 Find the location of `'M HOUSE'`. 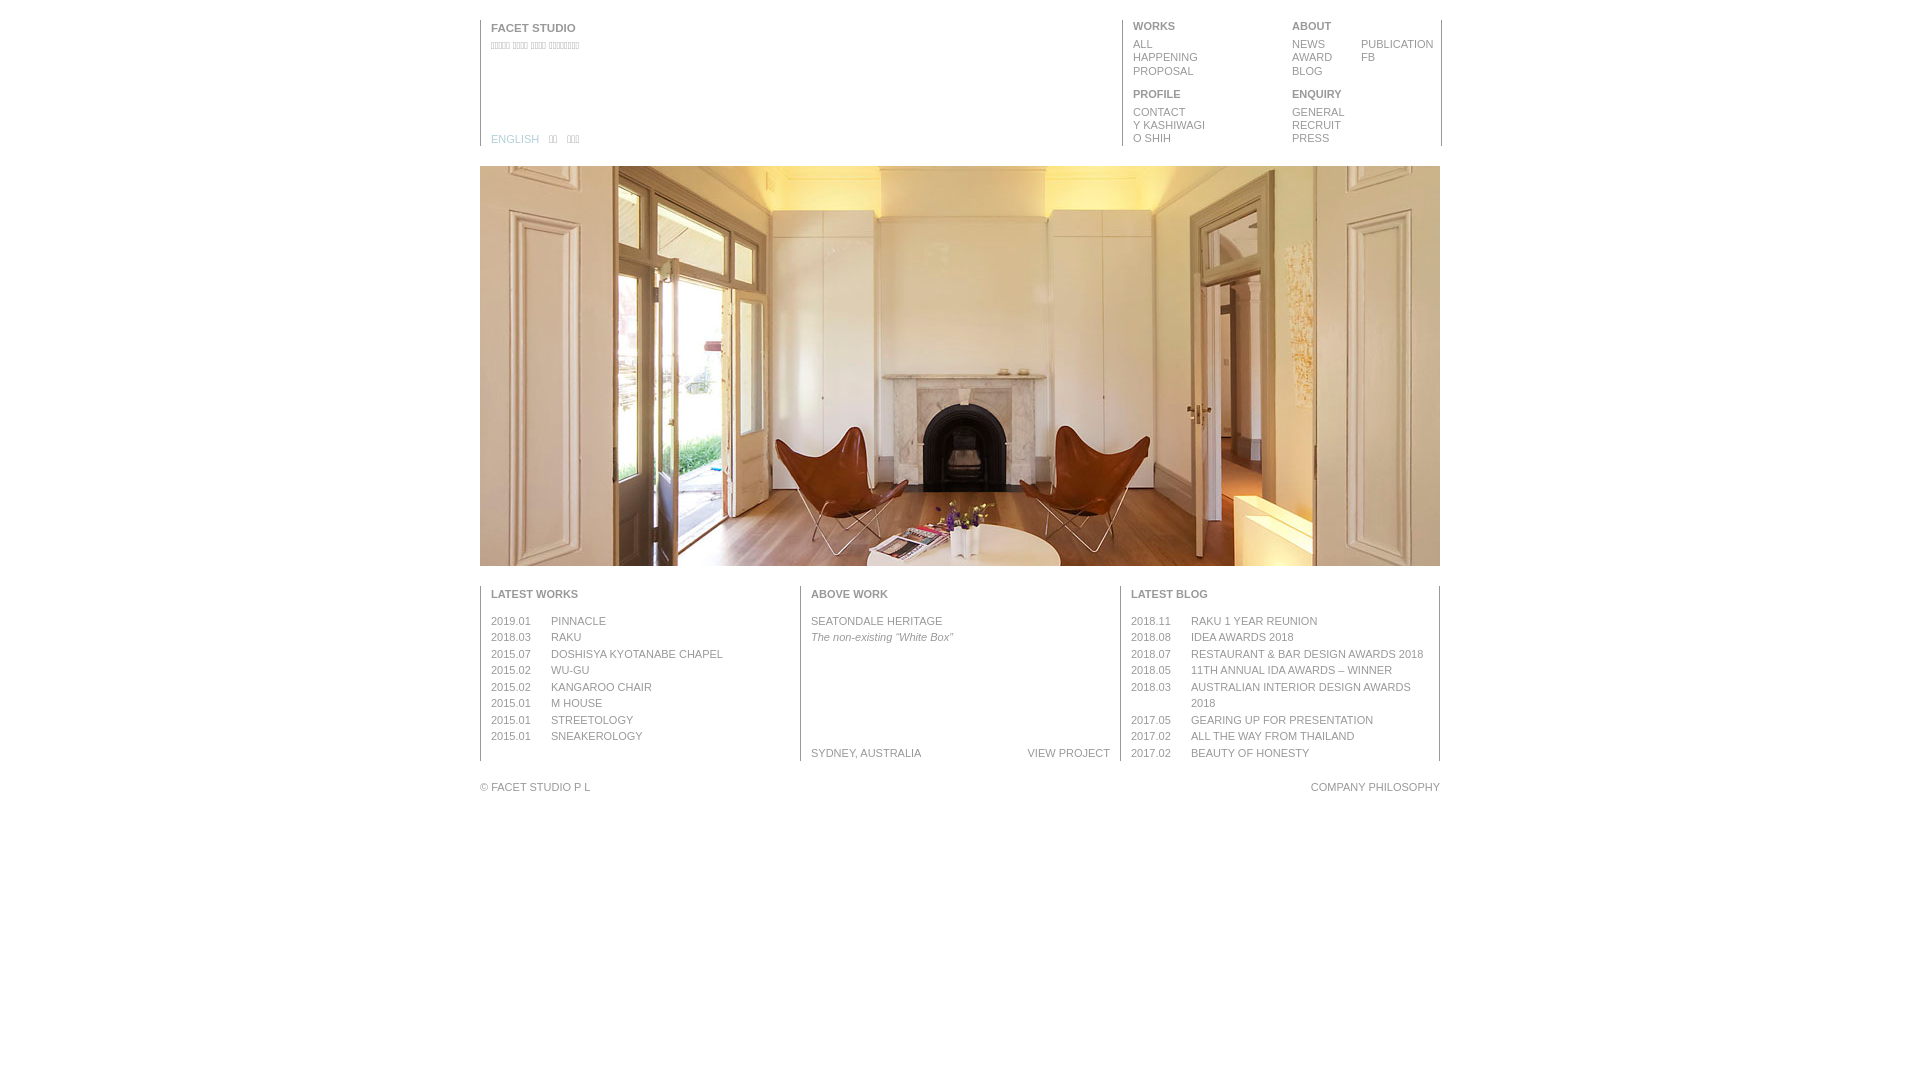

'M HOUSE' is located at coordinates (551, 702).